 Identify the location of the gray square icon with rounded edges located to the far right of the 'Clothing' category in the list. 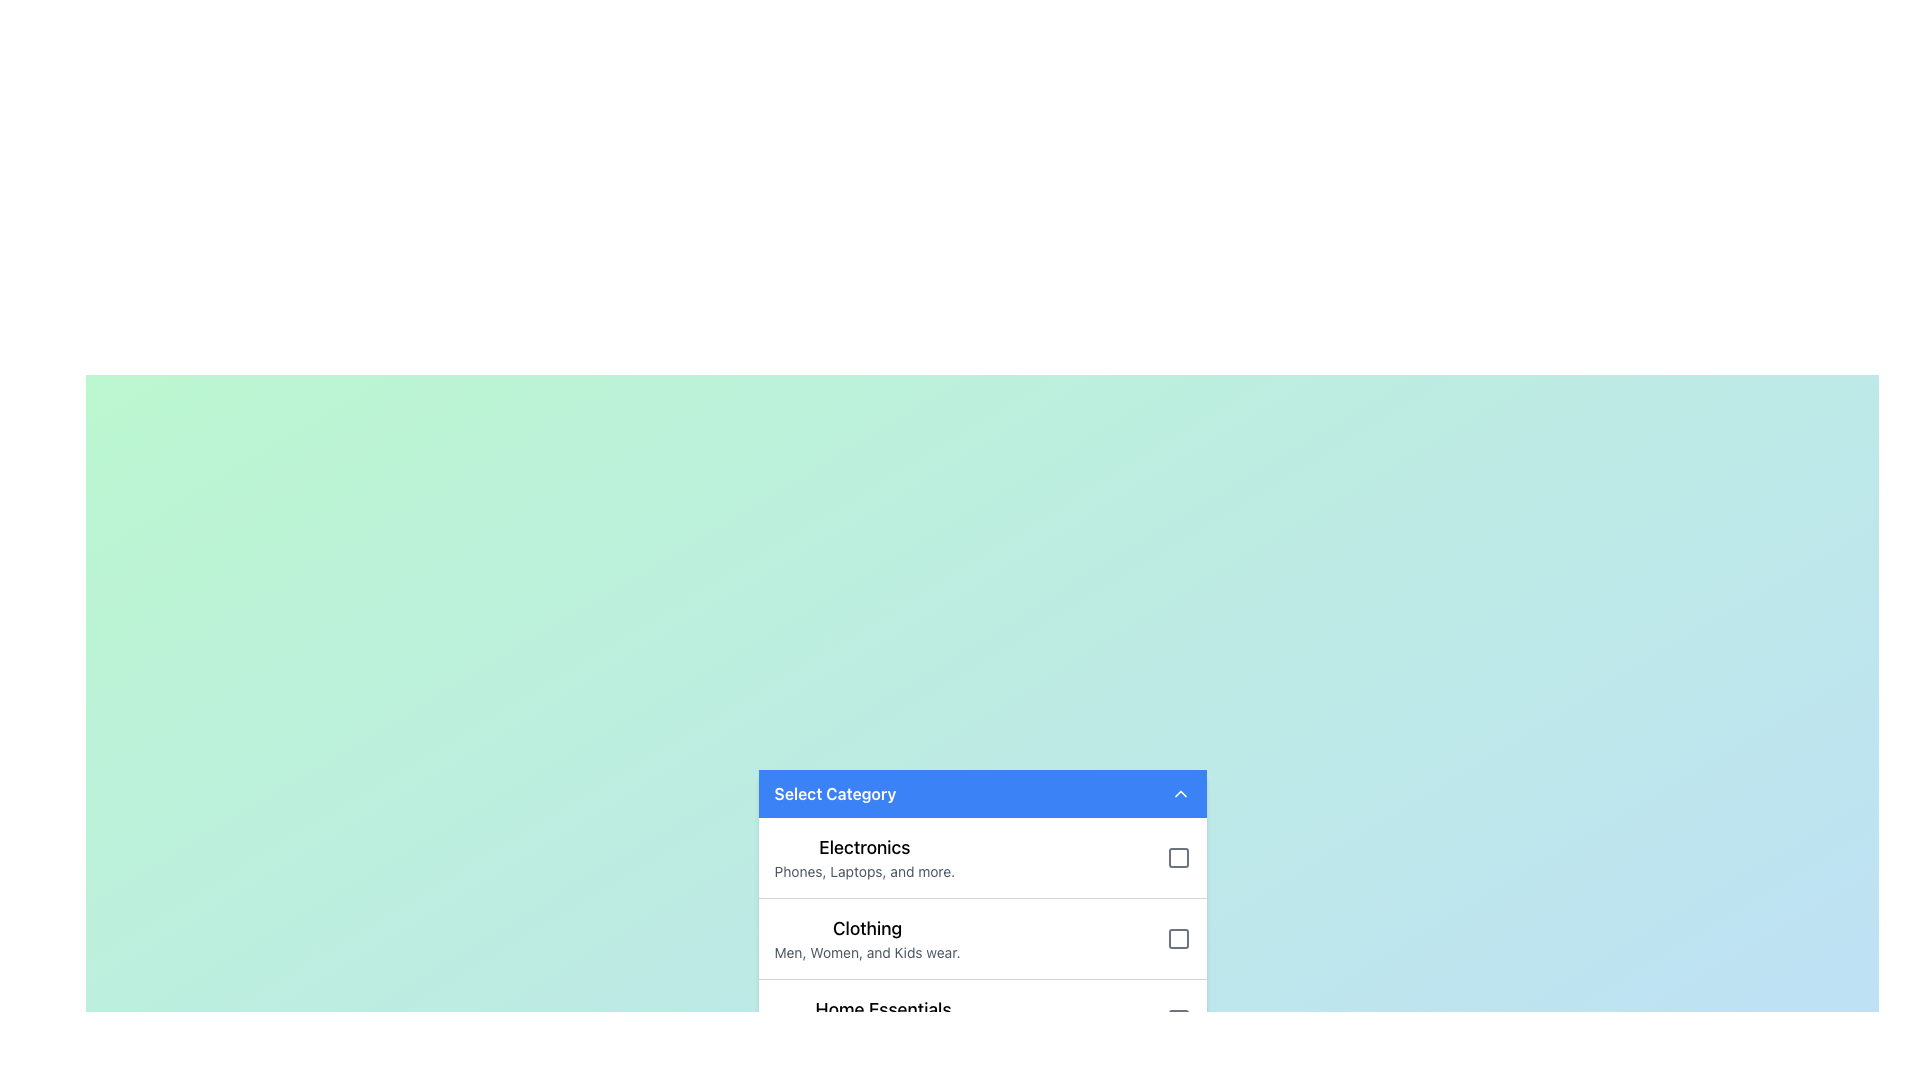
(1178, 938).